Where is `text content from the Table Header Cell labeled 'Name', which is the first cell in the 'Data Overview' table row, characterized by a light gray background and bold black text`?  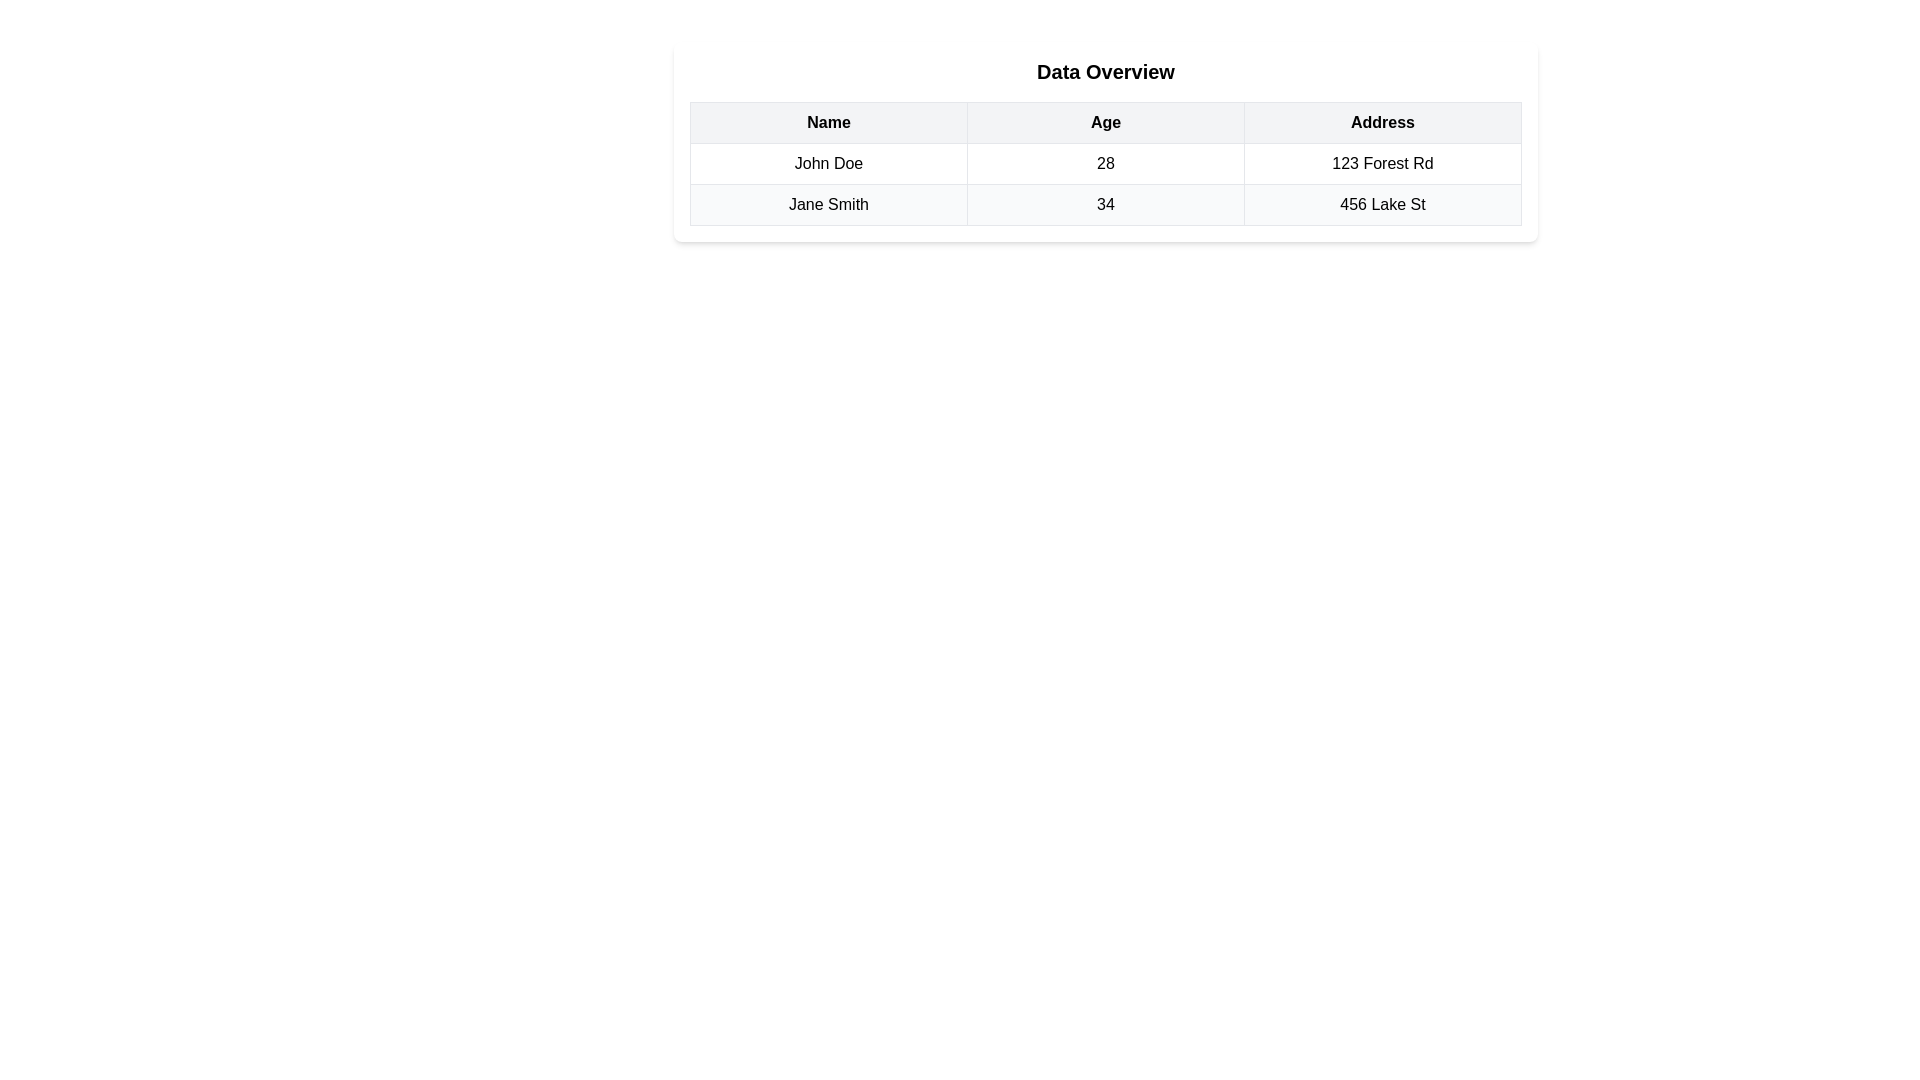
text content from the Table Header Cell labeled 'Name', which is the first cell in the 'Data Overview' table row, characterized by a light gray background and bold black text is located at coordinates (829, 123).